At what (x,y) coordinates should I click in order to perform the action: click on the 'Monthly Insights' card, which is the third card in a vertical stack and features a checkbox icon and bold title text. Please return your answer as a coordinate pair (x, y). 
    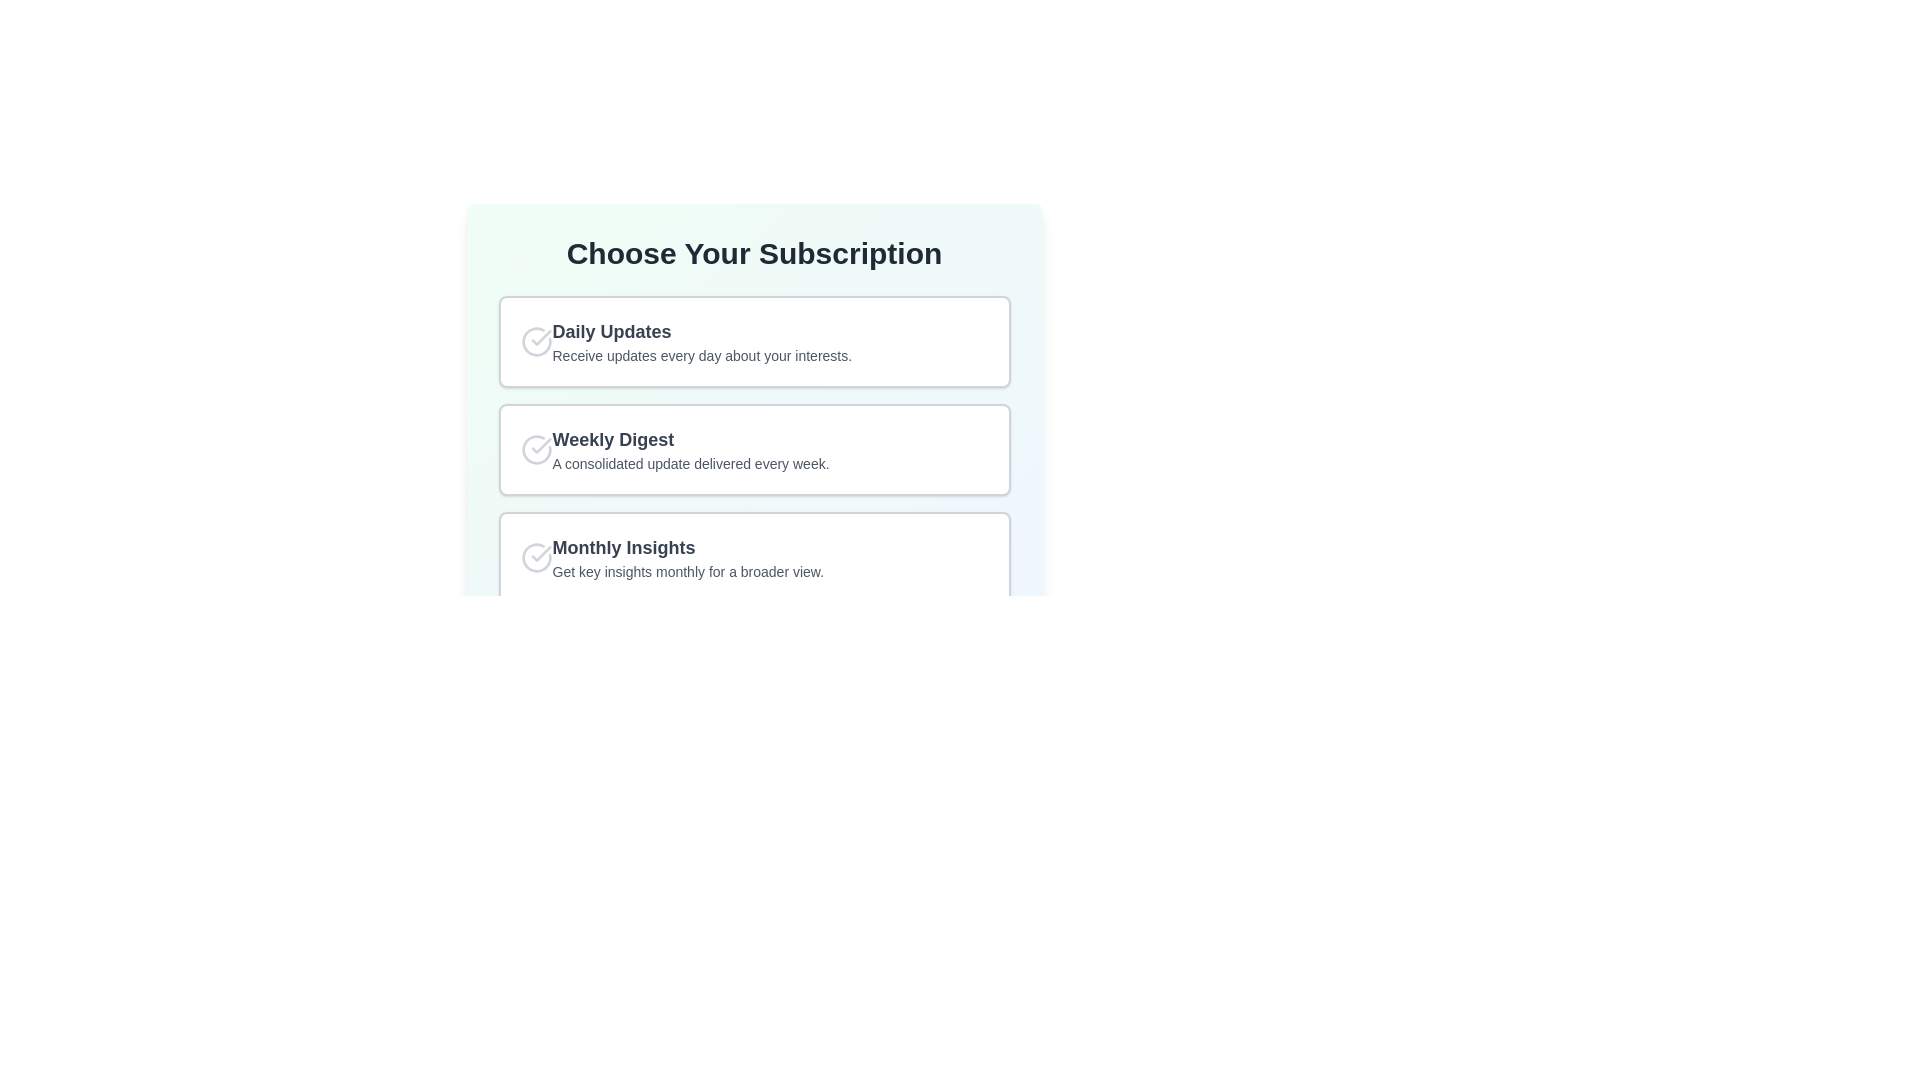
    Looking at the image, I should click on (753, 558).